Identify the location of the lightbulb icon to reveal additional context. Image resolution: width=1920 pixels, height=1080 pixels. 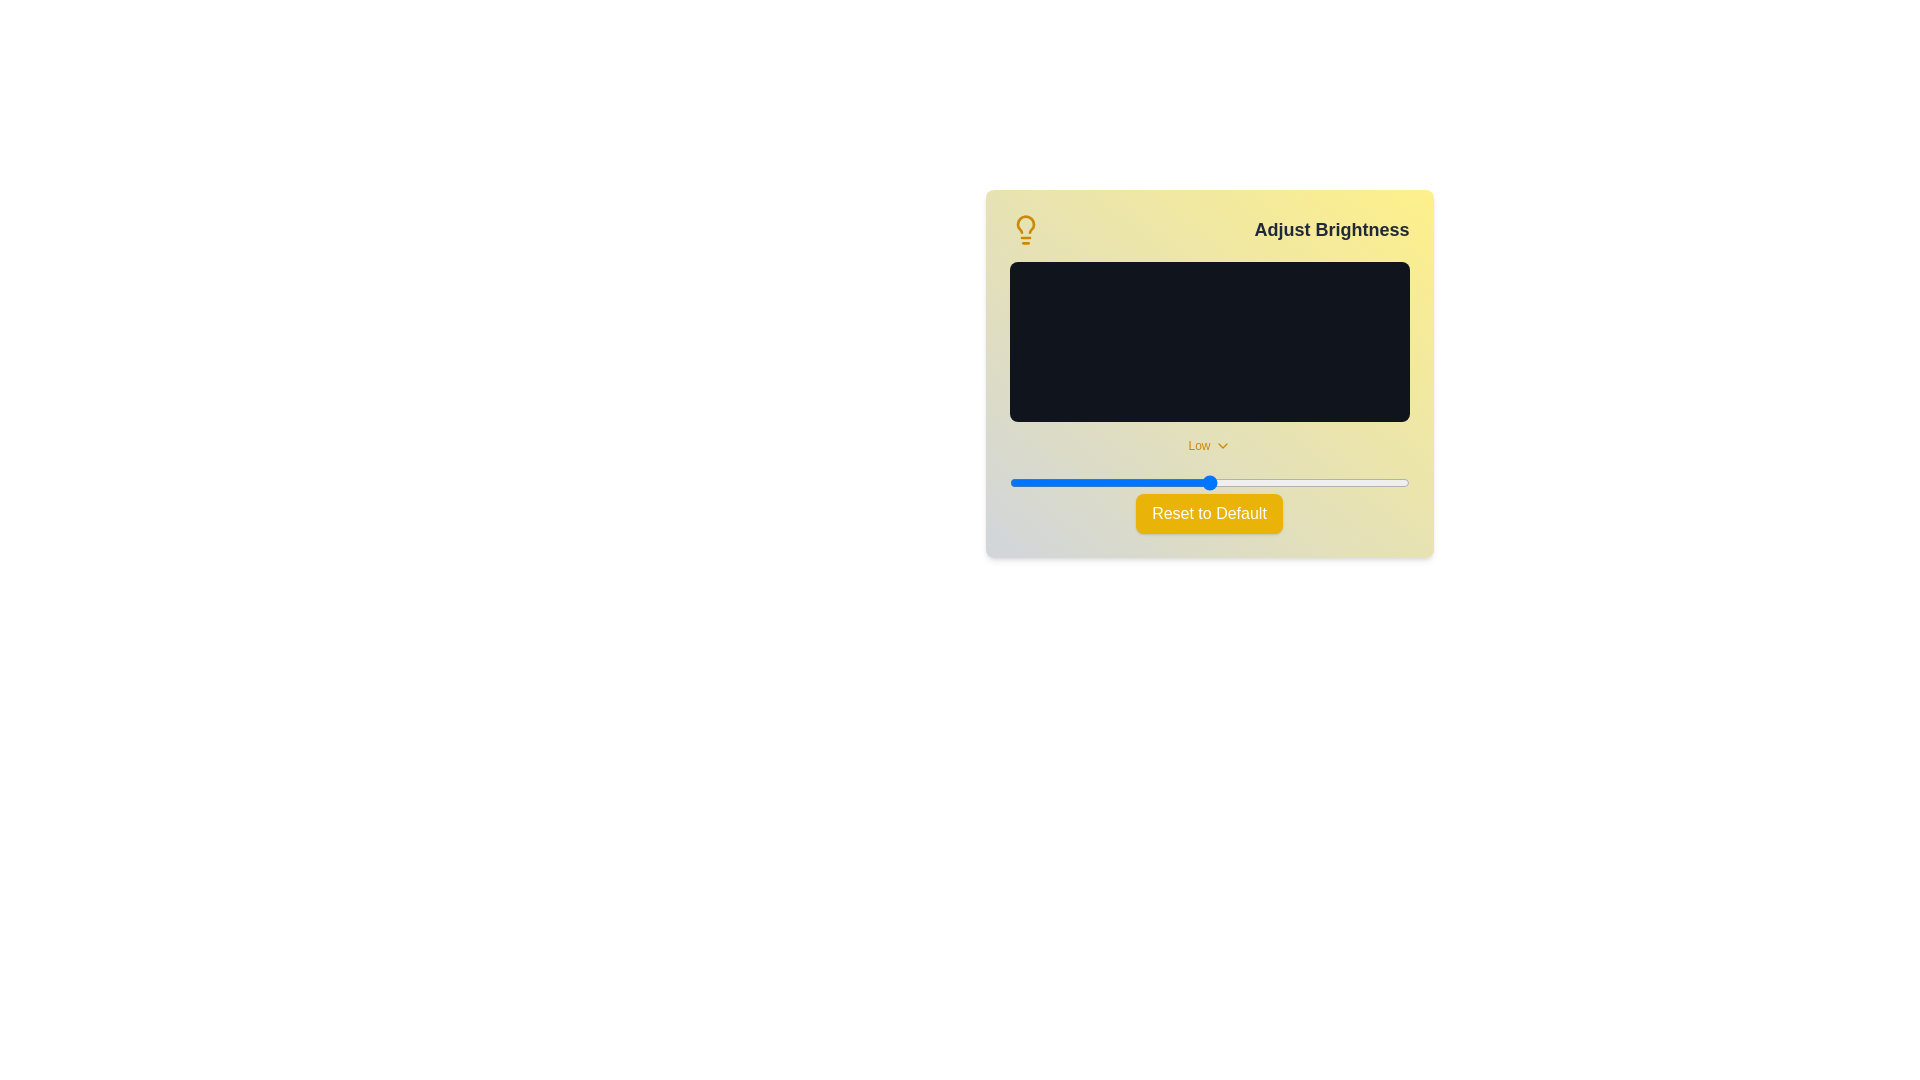
(1025, 229).